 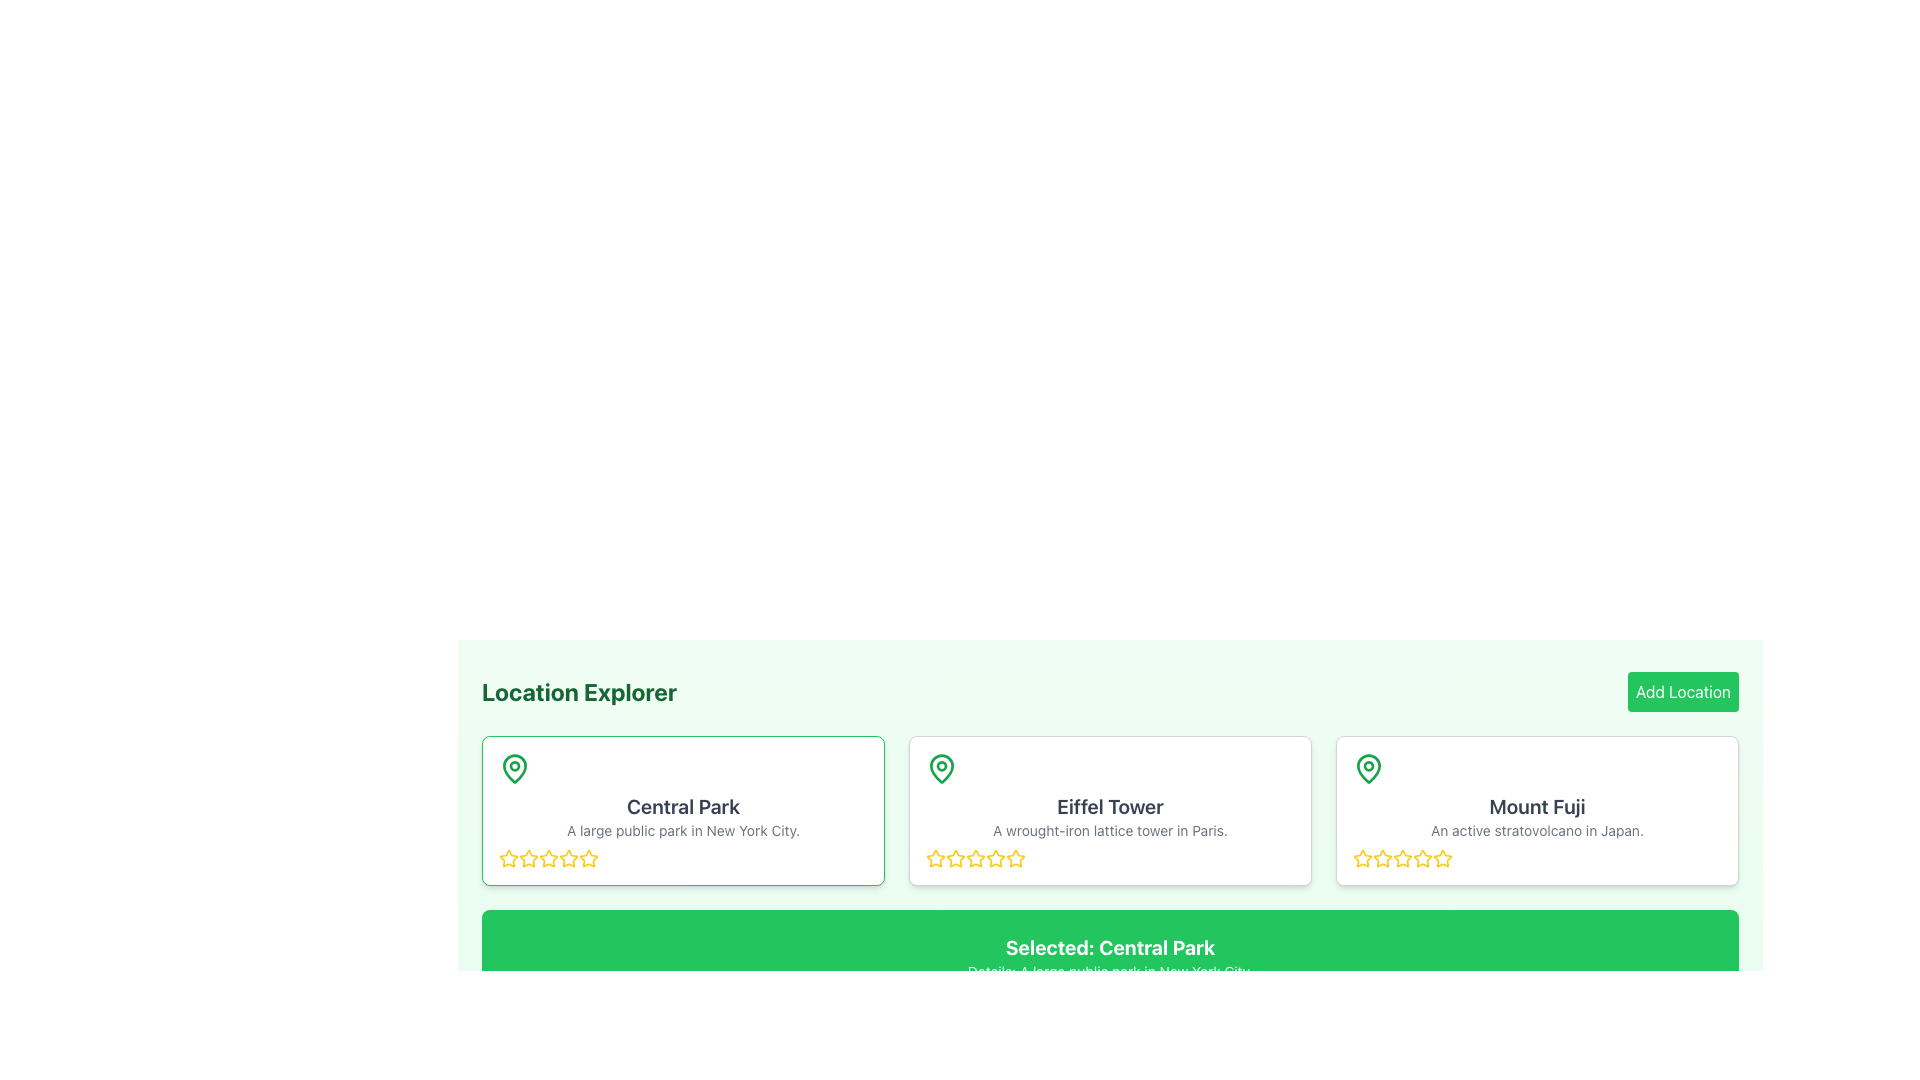 I want to click on the outlined star icon, which is the sixth star in the rating system for the 'Eiffel Tower' card located in the middle column of the interface, so click(x=996, y=858).